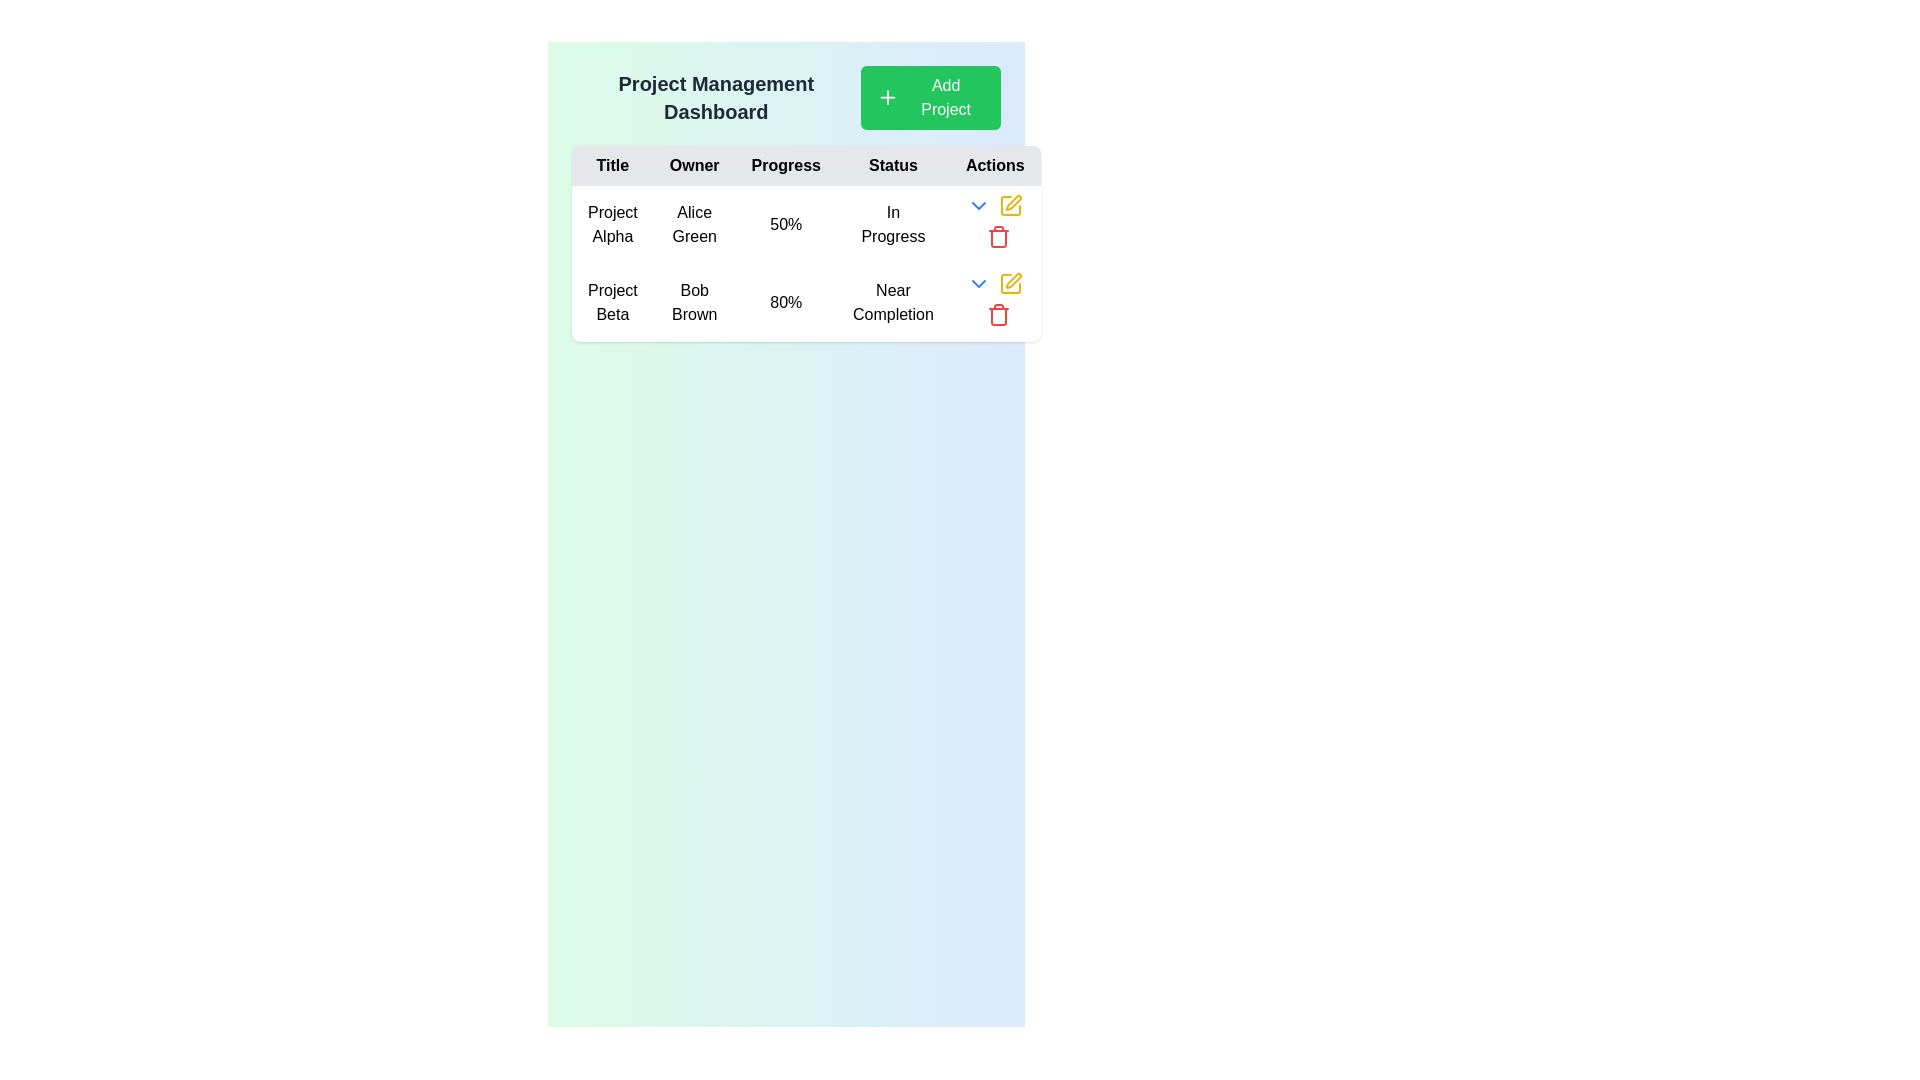 Image resolution: width=1920 pixels, height=1080 pixels. Describe the element at coordinates (995, 224) in the screenshot. I see `the red trash bin icon used for deleting in the actions row associated with 'Project Alpha'` at that location.